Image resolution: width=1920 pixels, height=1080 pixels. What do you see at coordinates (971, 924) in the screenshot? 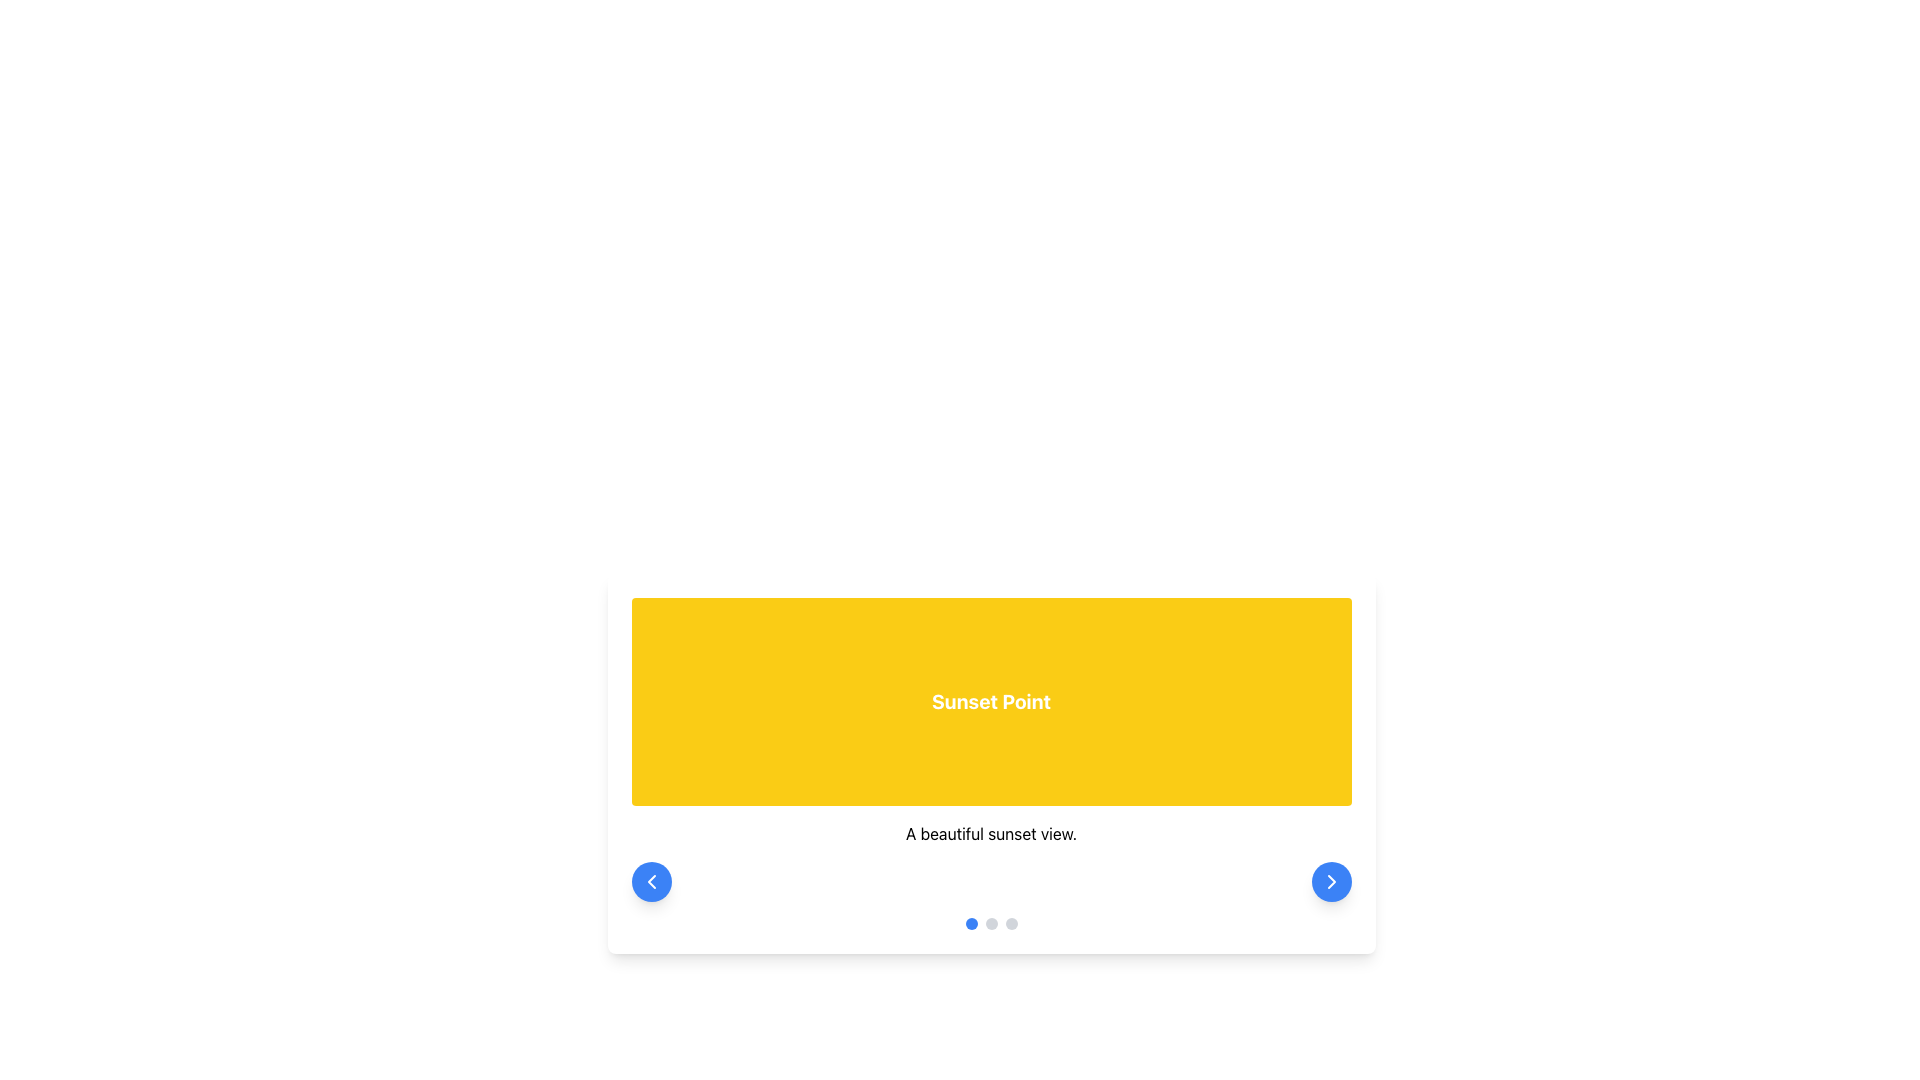
I see `the blue circular Indicator Dot` at bounding box center [971, 924].